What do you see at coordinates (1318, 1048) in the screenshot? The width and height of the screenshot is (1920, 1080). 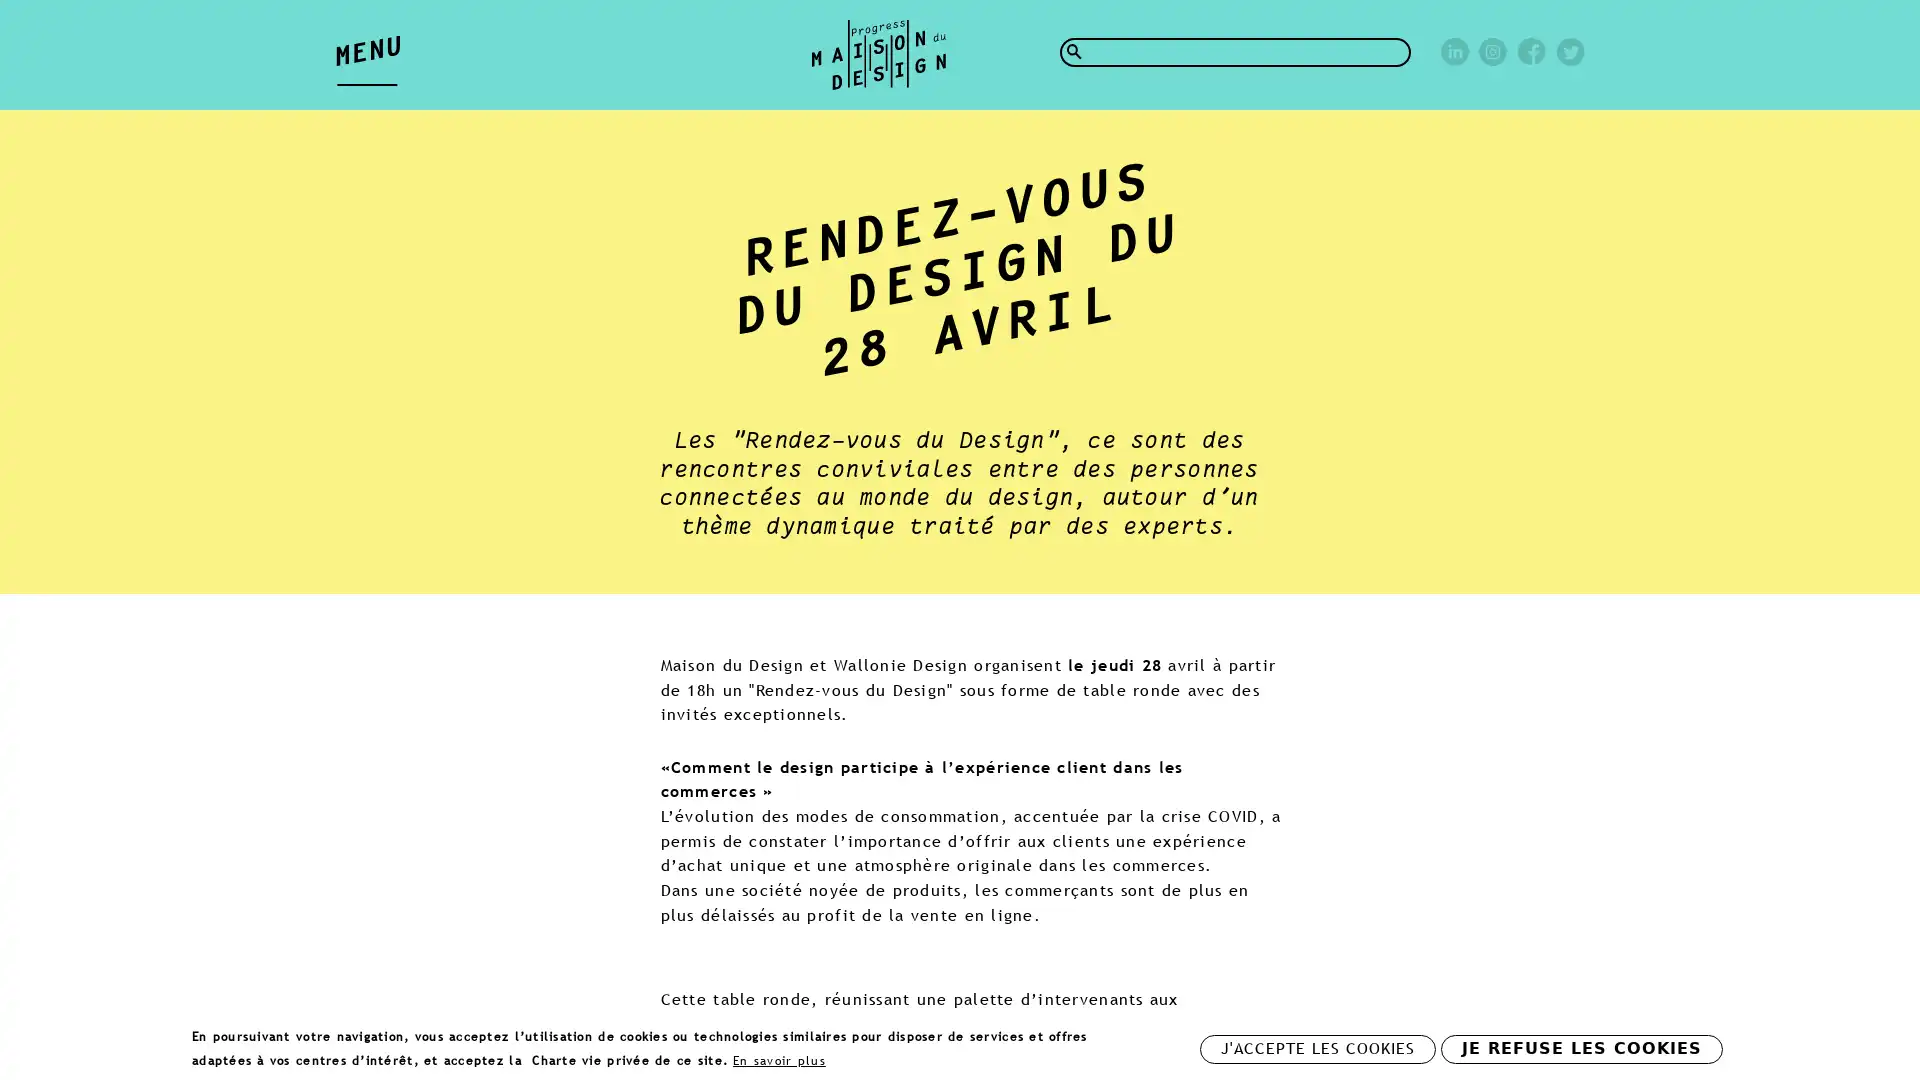 I see `J'ACCEPTE LES COOKIES` at bounding box center [1318, 1048].